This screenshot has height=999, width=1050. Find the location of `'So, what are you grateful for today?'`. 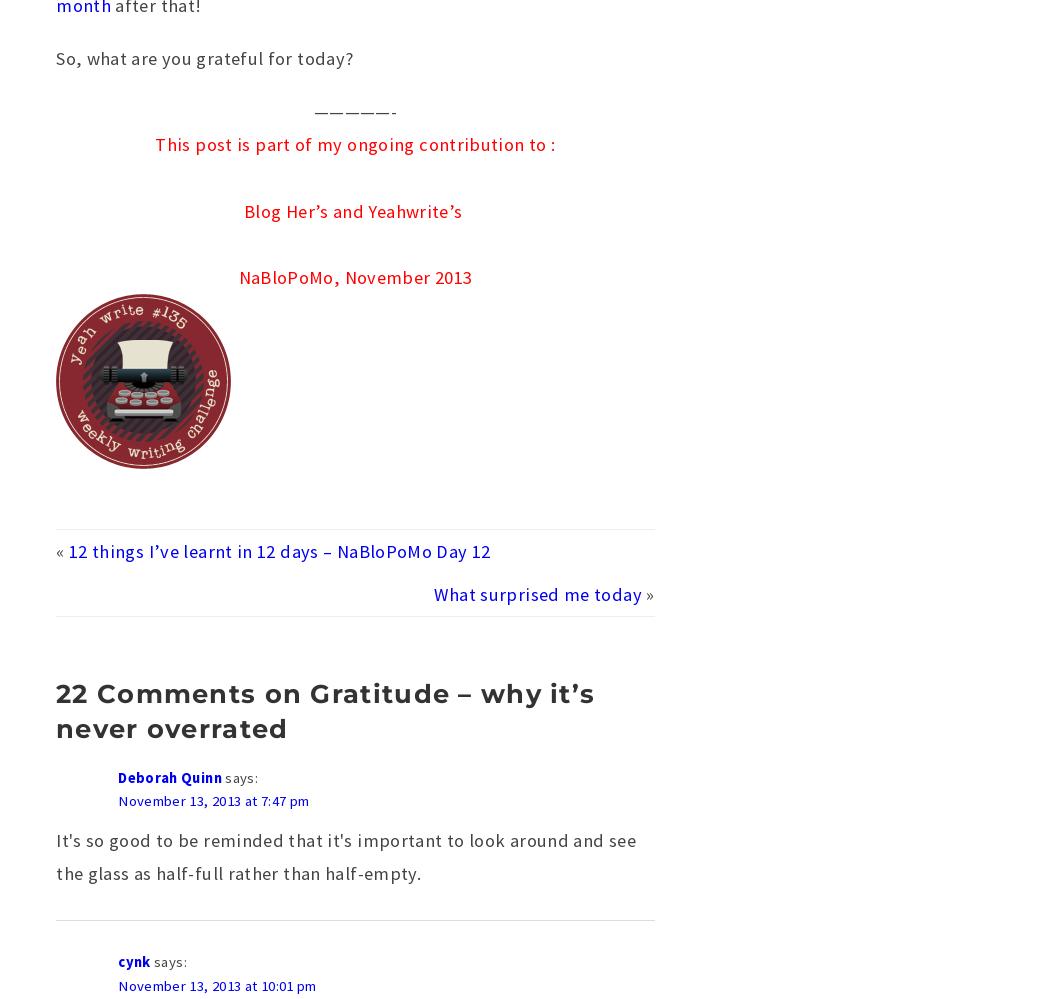

'So, what are you grateful for today?' is located at coordinates (54, 57).